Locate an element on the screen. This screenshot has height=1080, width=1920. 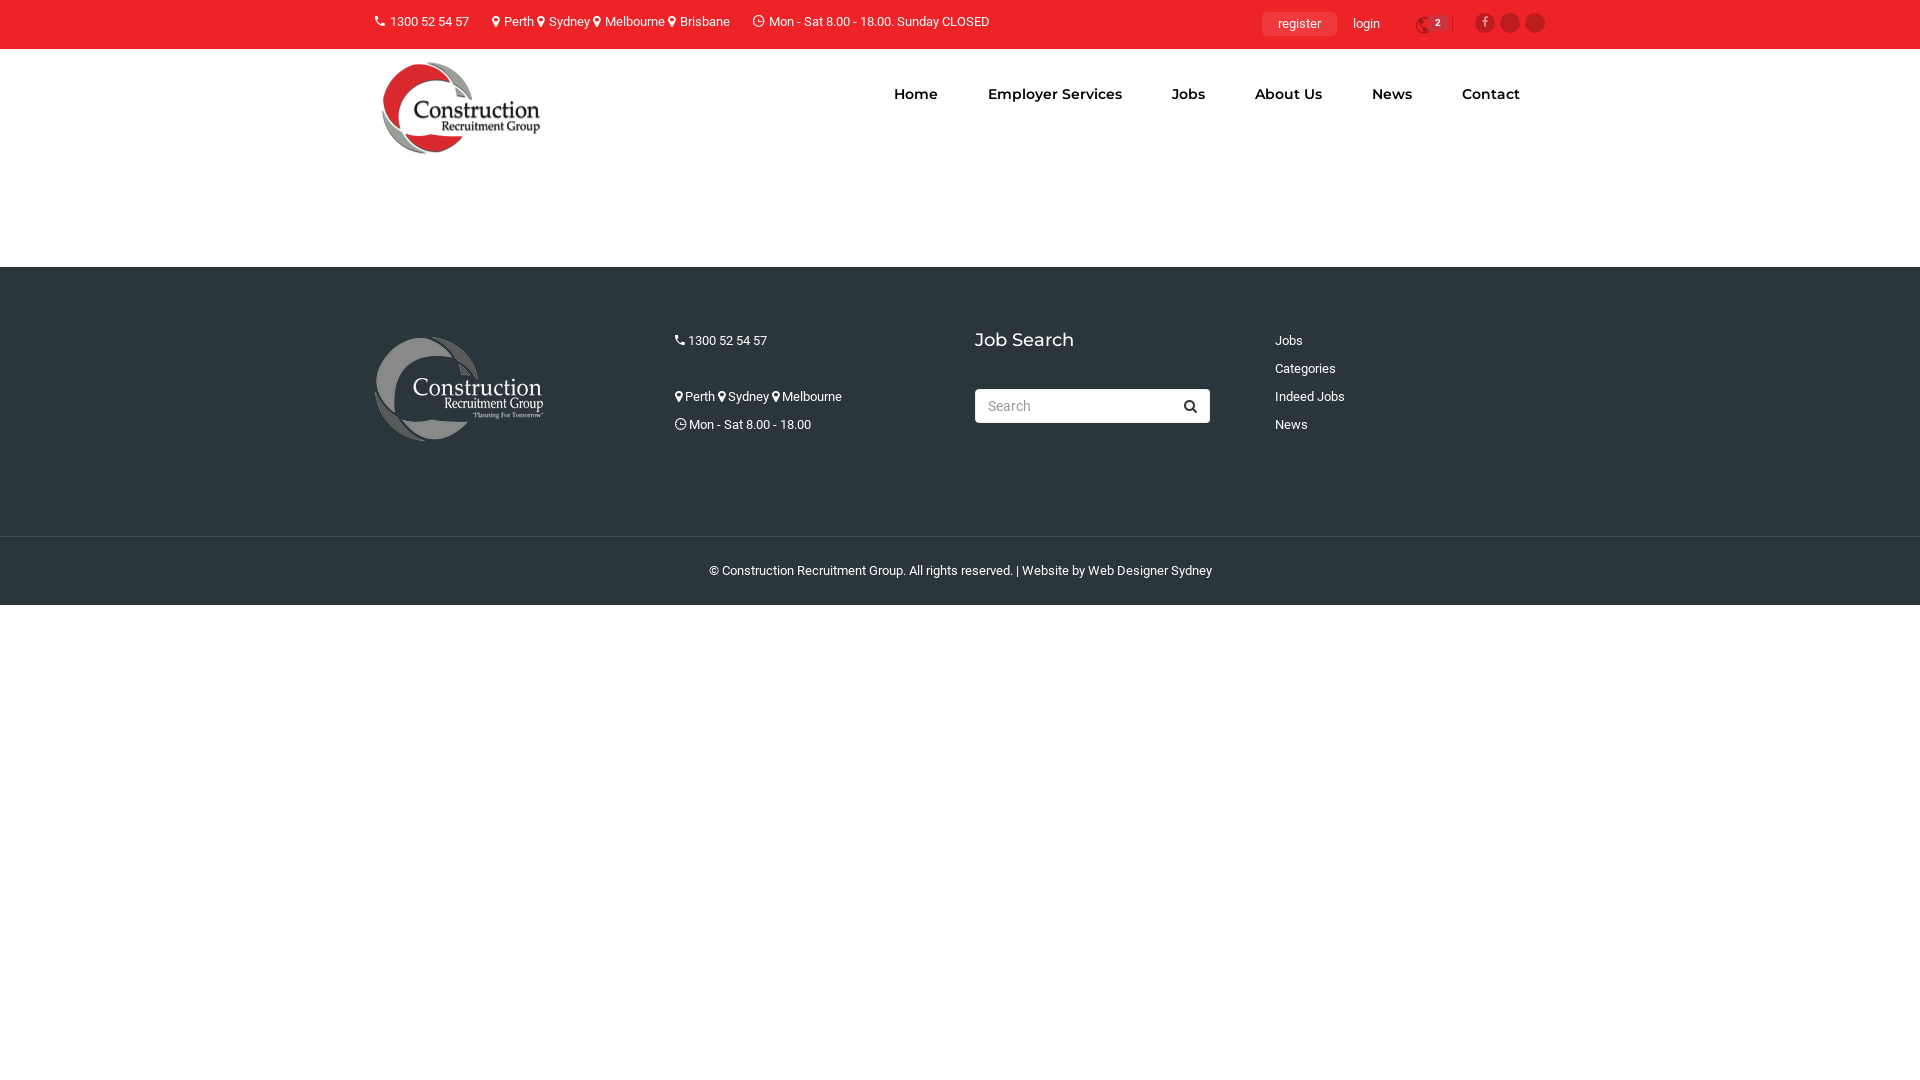
'Indeed Jobs' is located at coordinates (1274, 396).